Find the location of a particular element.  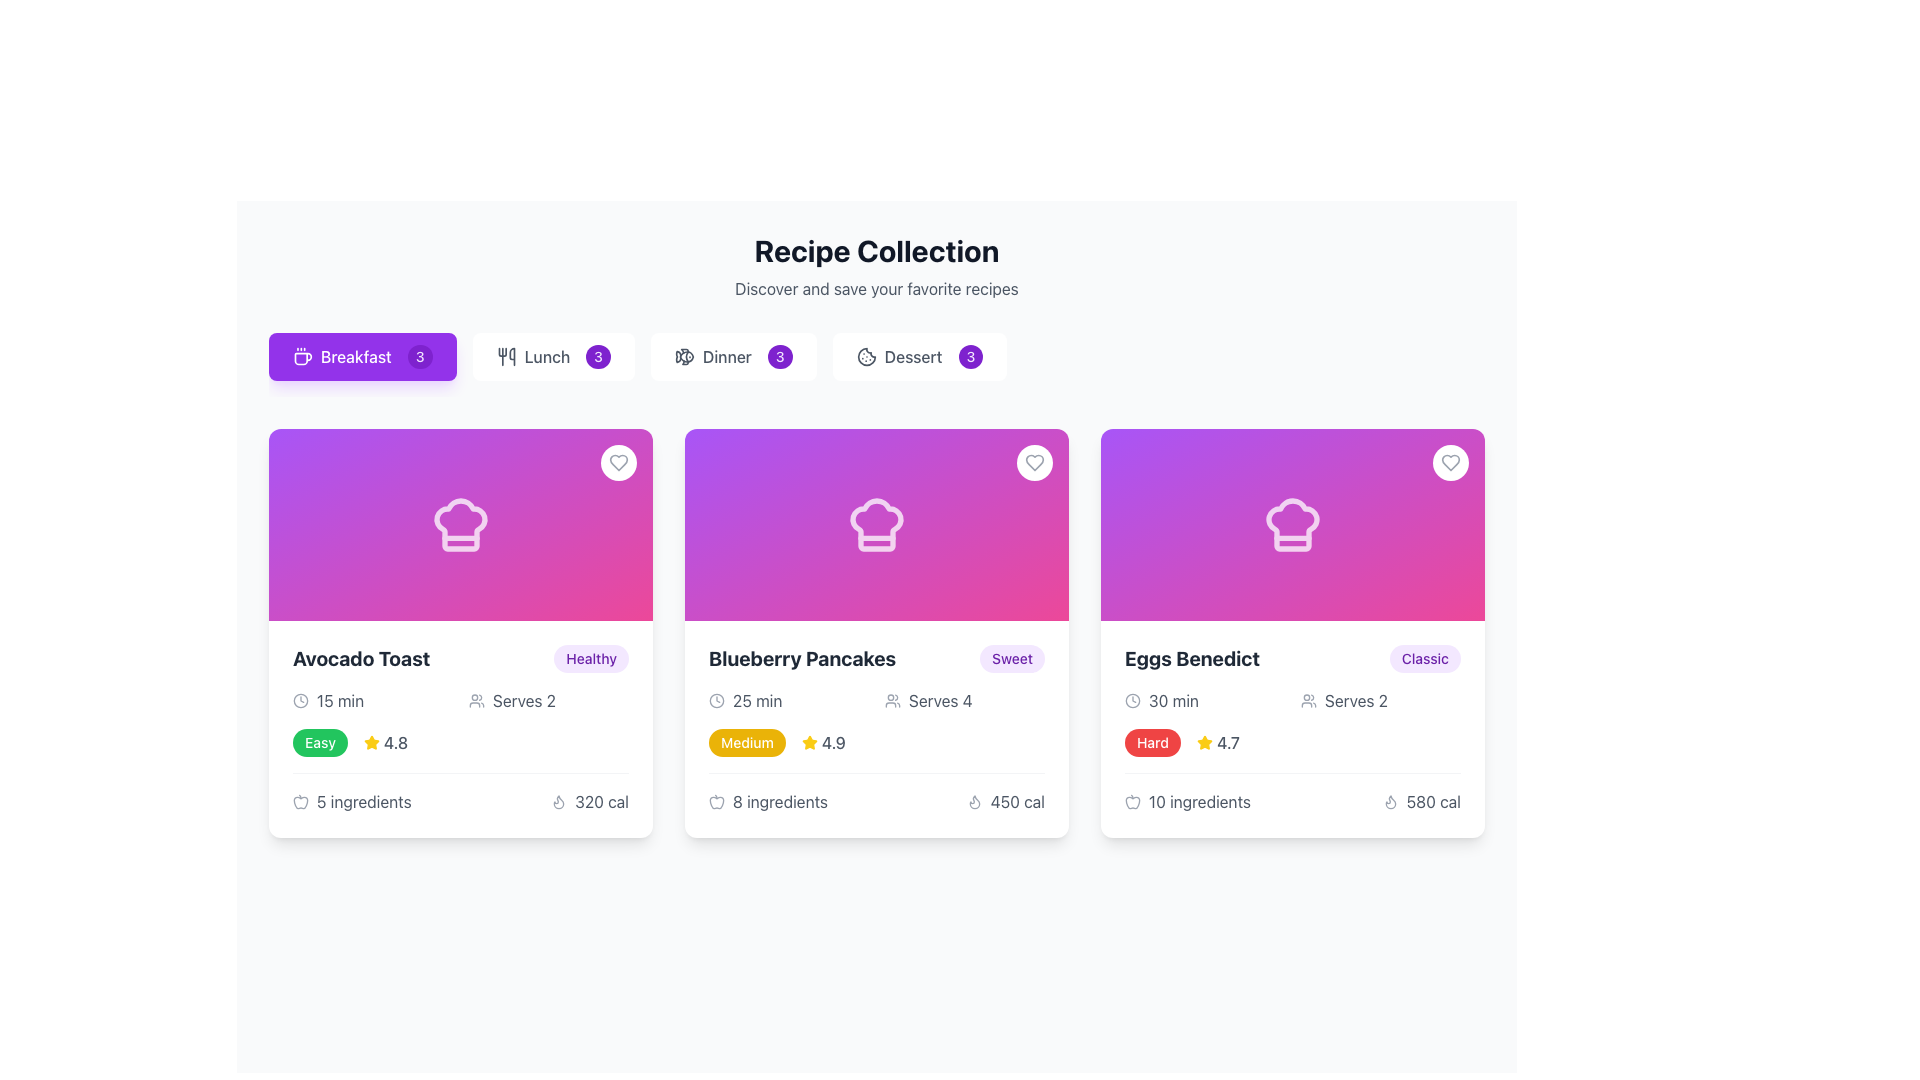

the flame-shaped icon represented as an SVG image located in the lower-right section of the 'Avocado Toast' card, adjacent to the '320 cal' text, for accessibility purposes is located at coordinates (559, 801).